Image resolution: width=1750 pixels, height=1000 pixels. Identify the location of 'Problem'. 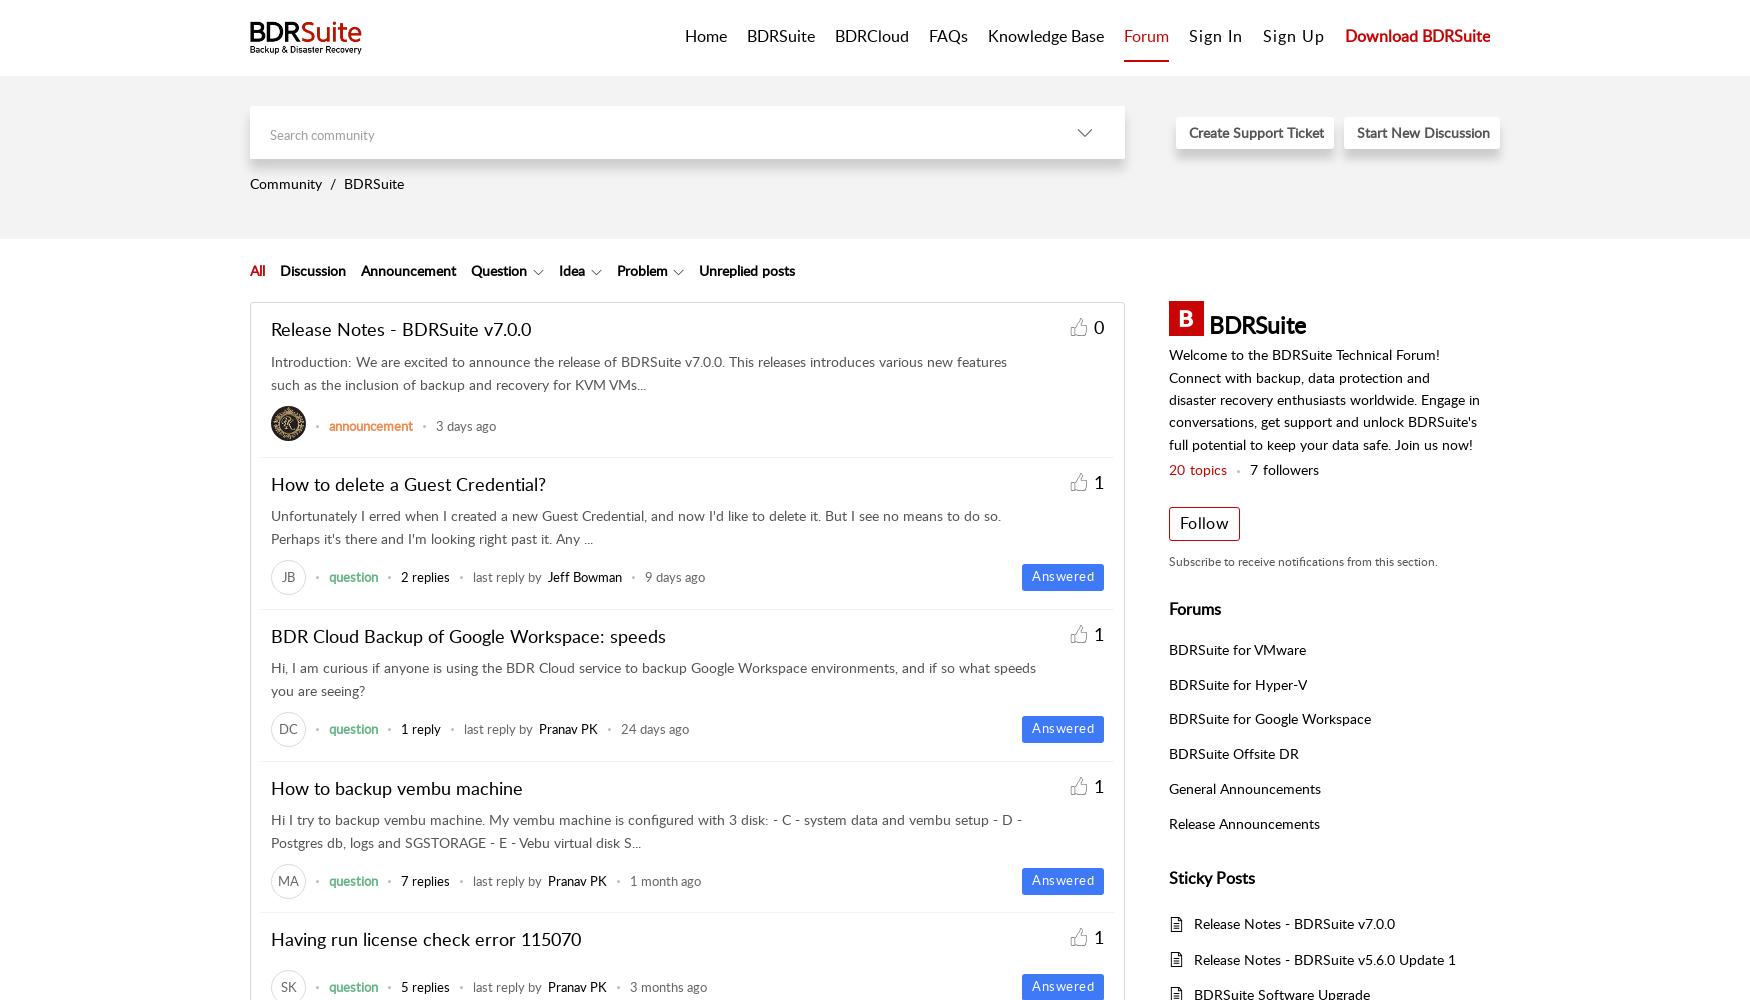
(640, 270).